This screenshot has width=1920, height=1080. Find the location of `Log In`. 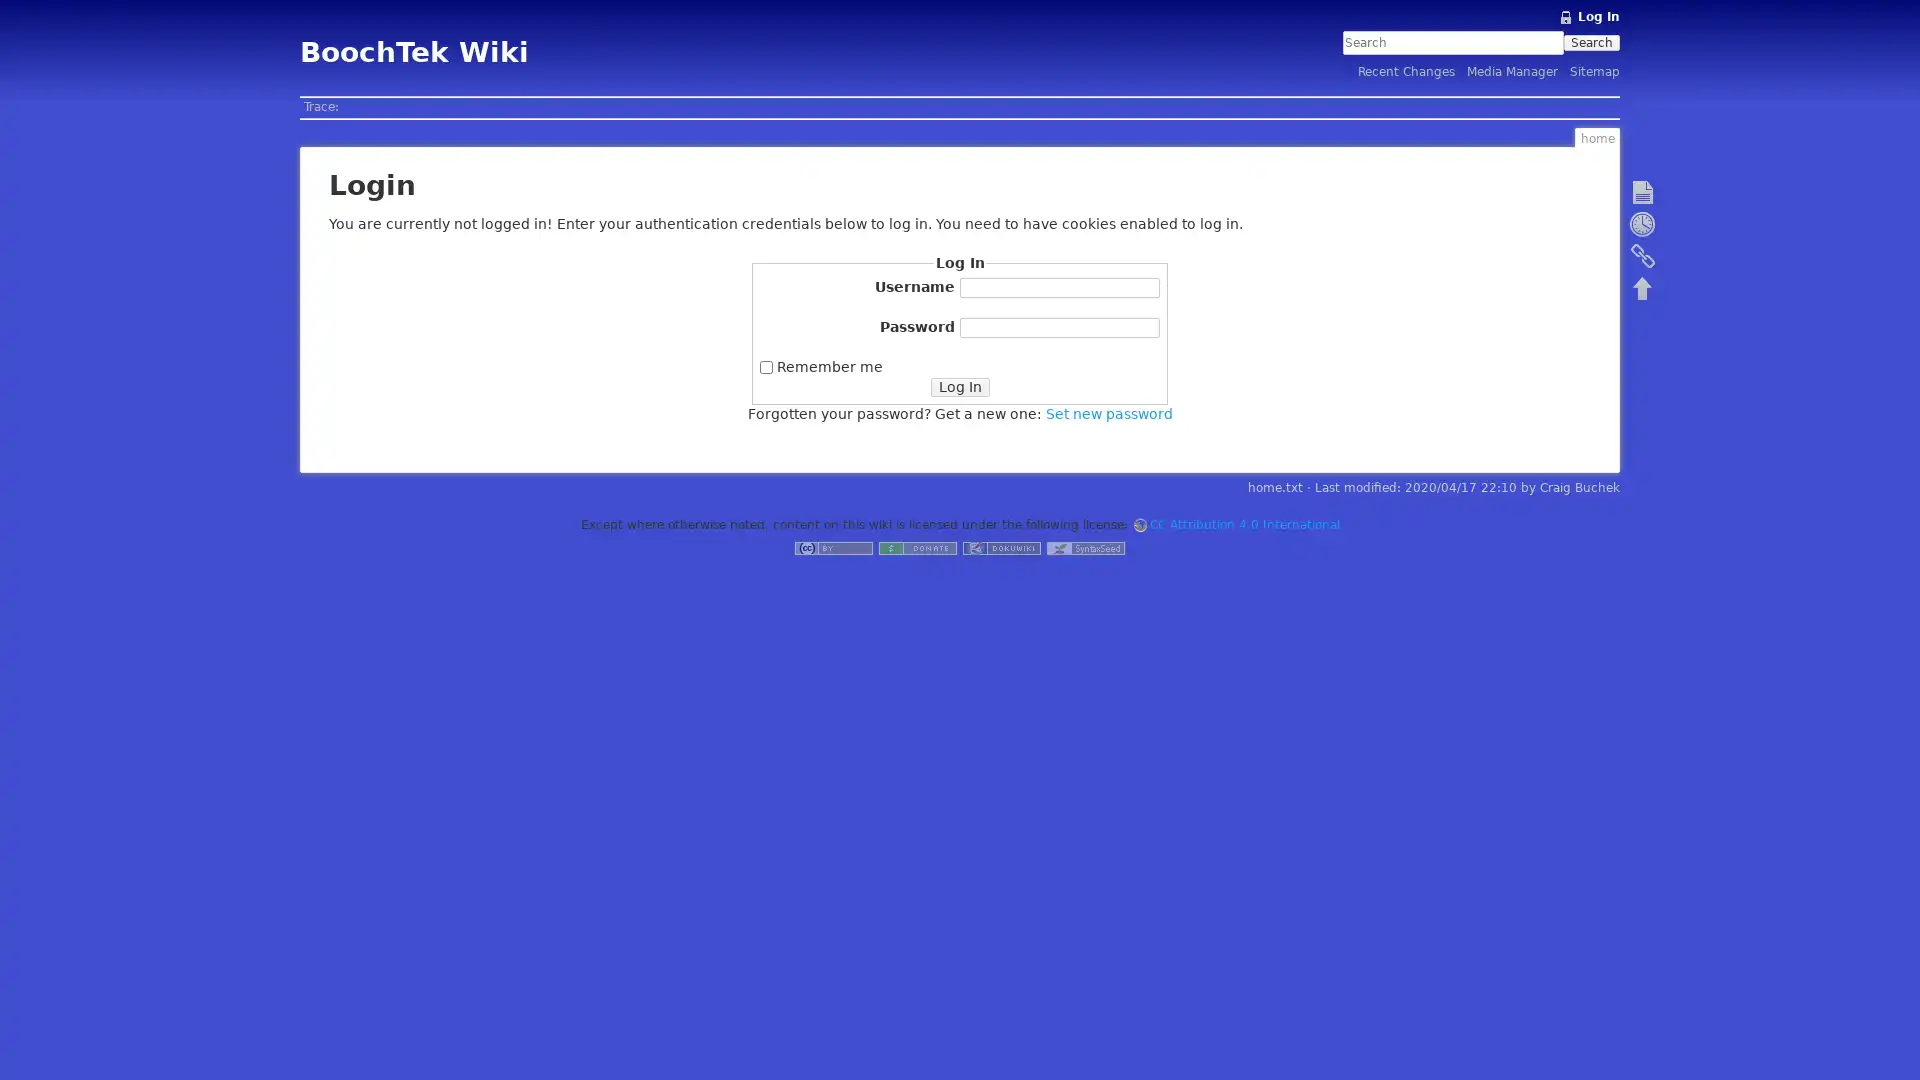

Log In is located at coordinates (958, 386).